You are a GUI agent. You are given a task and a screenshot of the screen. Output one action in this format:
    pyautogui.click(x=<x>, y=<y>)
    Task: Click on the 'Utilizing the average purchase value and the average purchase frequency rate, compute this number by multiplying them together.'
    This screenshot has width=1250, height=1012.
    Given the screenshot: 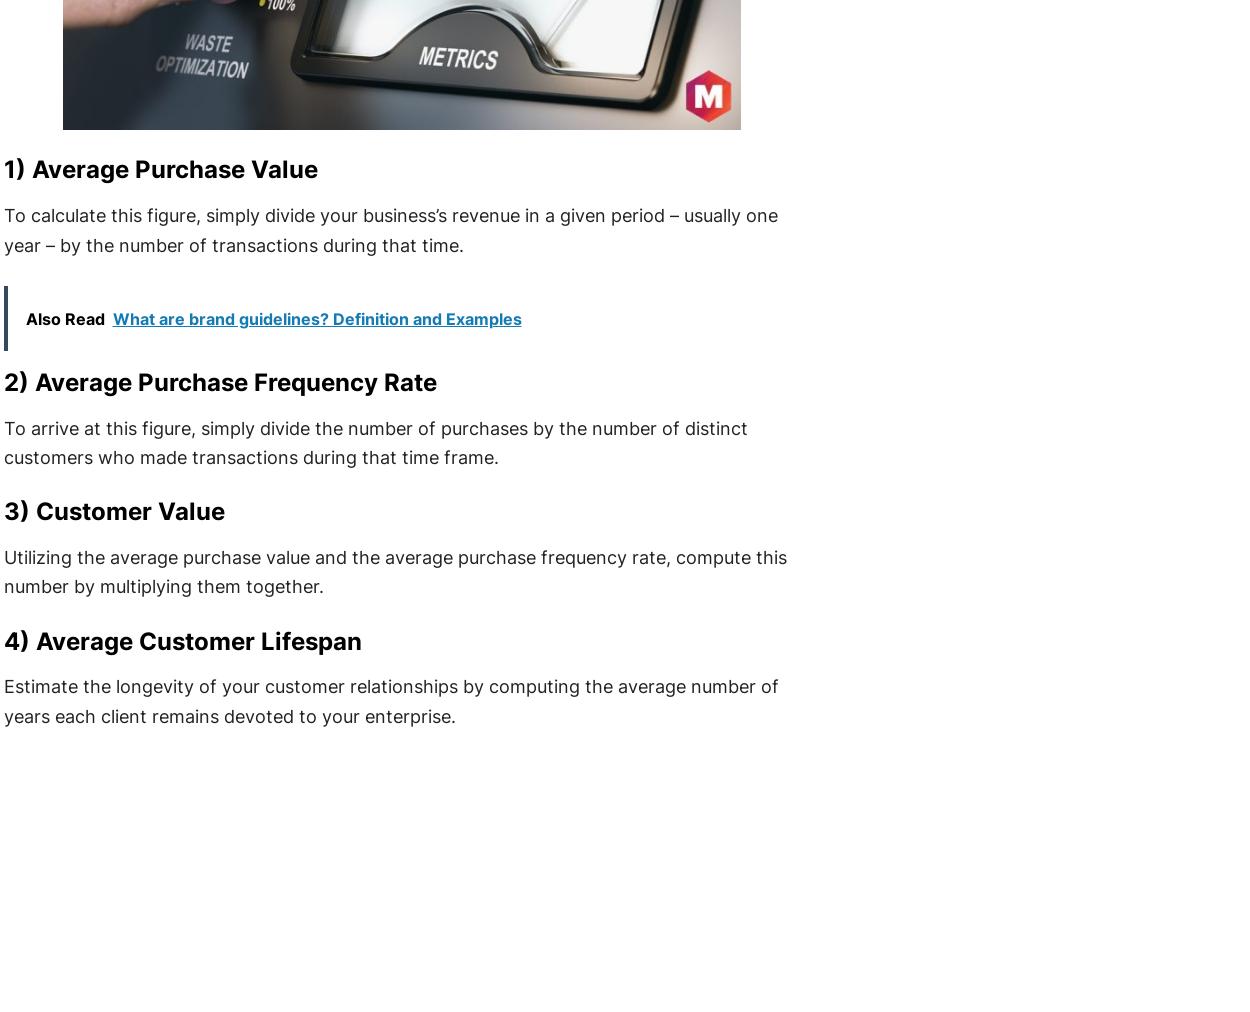 What is the action you would take?
    pyautogui.click(x=394, y=570)
    